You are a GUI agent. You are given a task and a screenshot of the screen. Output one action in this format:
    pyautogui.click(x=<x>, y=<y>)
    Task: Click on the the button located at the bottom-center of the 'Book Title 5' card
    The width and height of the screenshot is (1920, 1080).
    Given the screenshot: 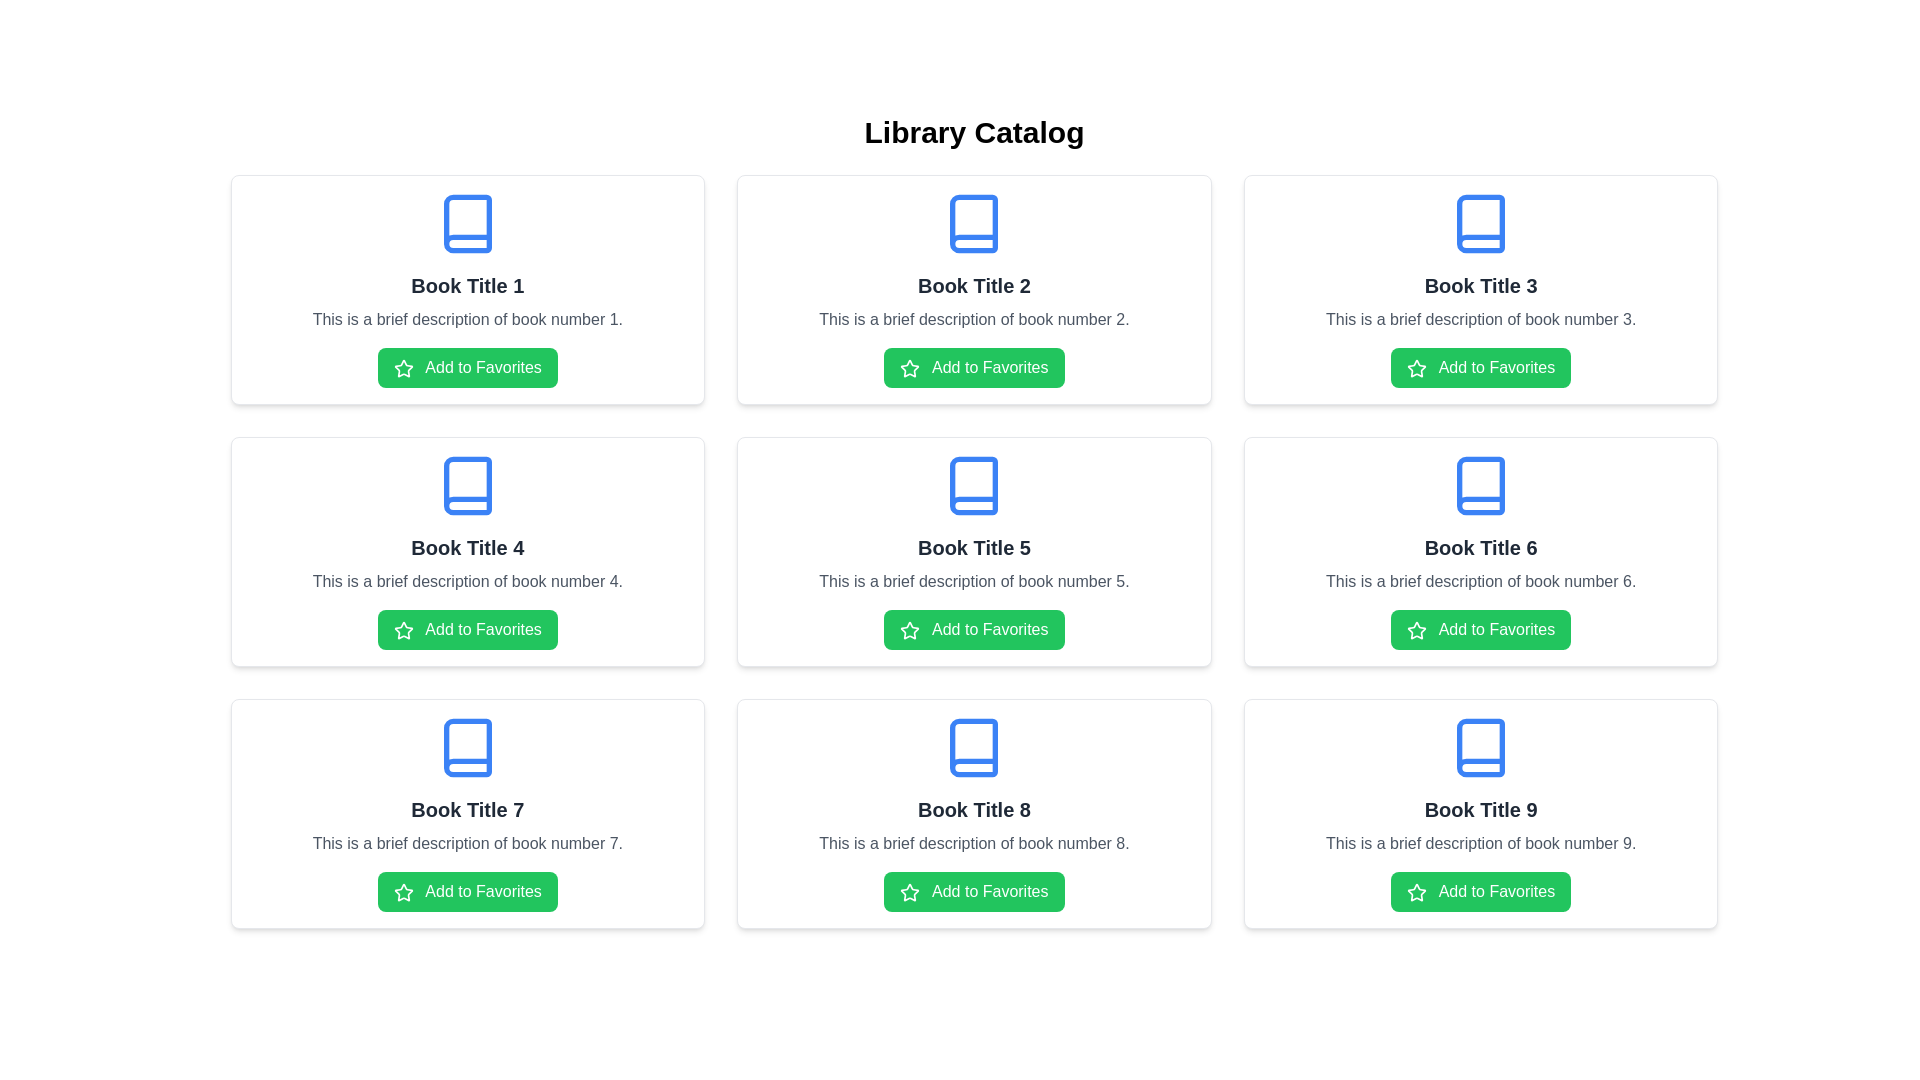 What is the action you would take?
    pyautogui.click(x=974, y=628)
    